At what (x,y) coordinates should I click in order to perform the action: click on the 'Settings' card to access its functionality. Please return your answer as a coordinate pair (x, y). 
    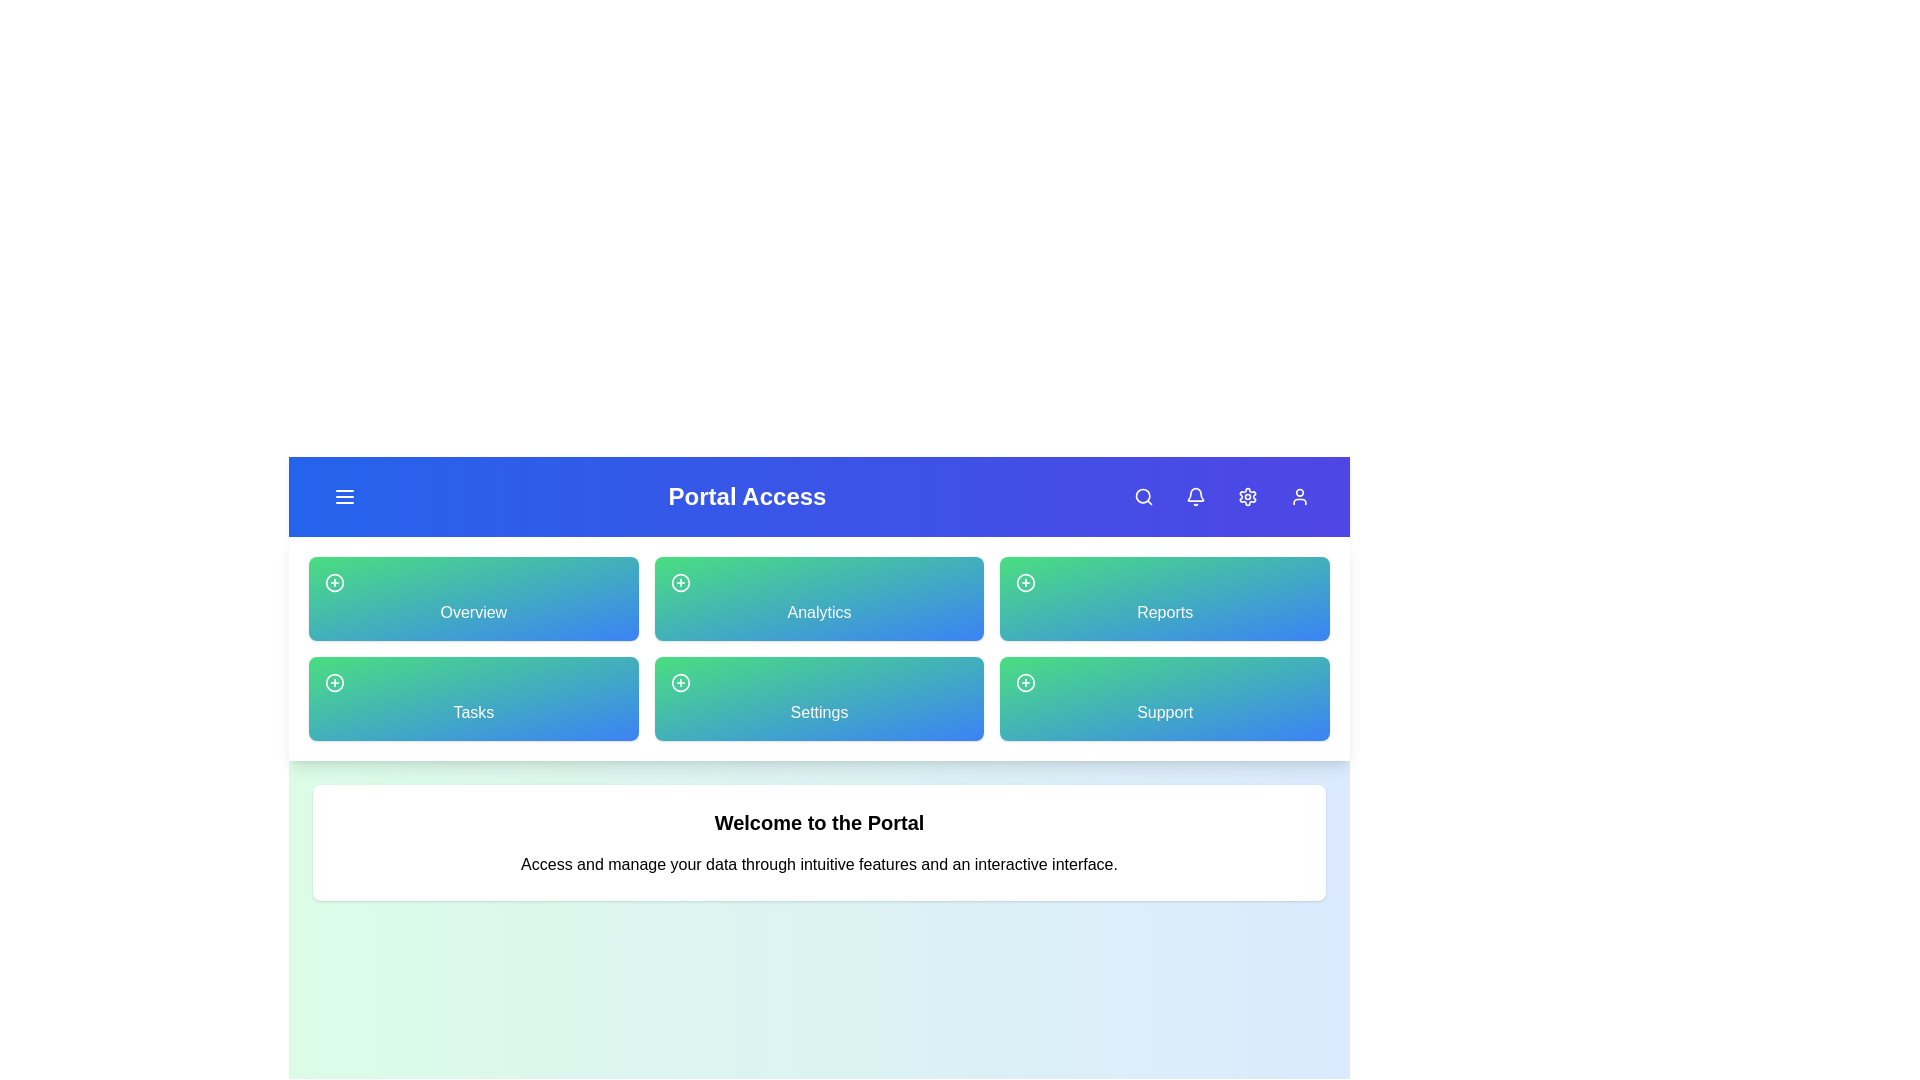
    Looking at the image, I should click on (819, 697).